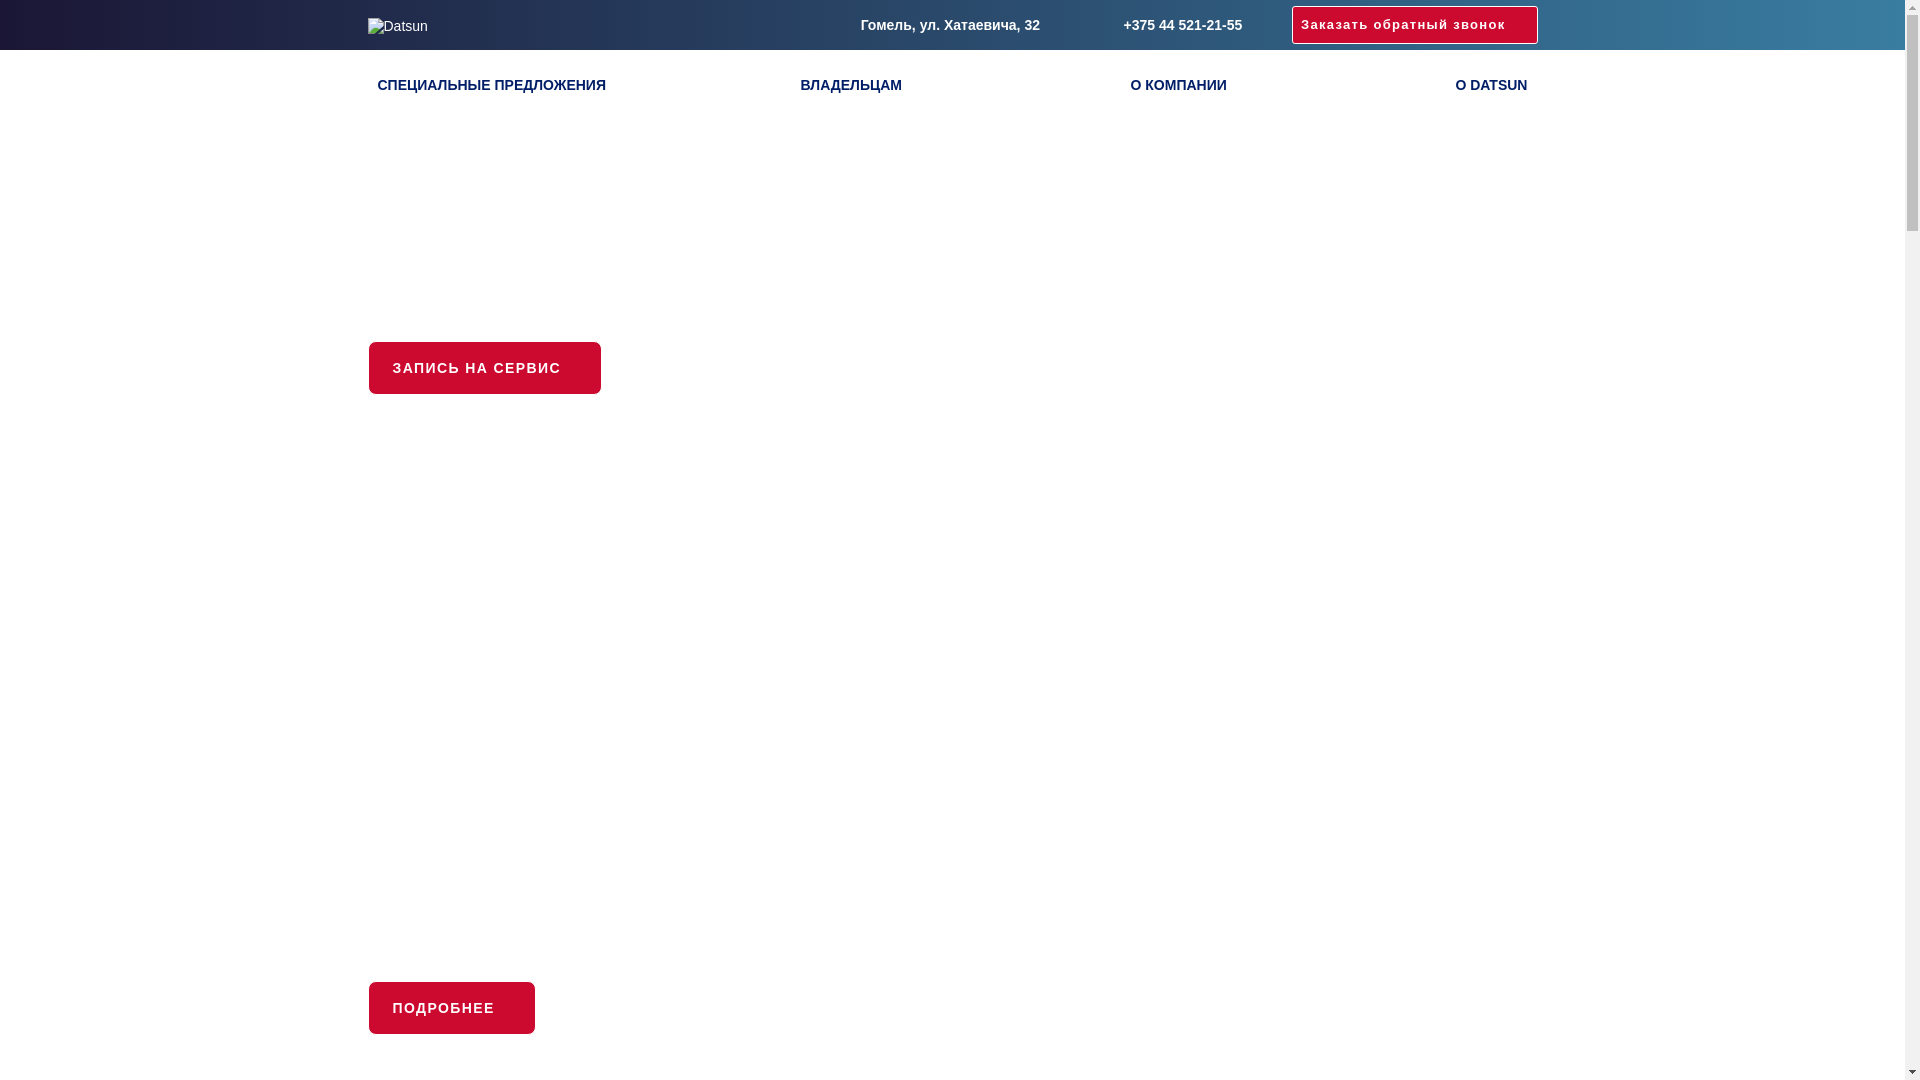 This screenshot has height=1080, width=1920. Describe the element at coordinates (1166, 24) in the screenshot. I see `'+375 44 521-21-55'` at that location.